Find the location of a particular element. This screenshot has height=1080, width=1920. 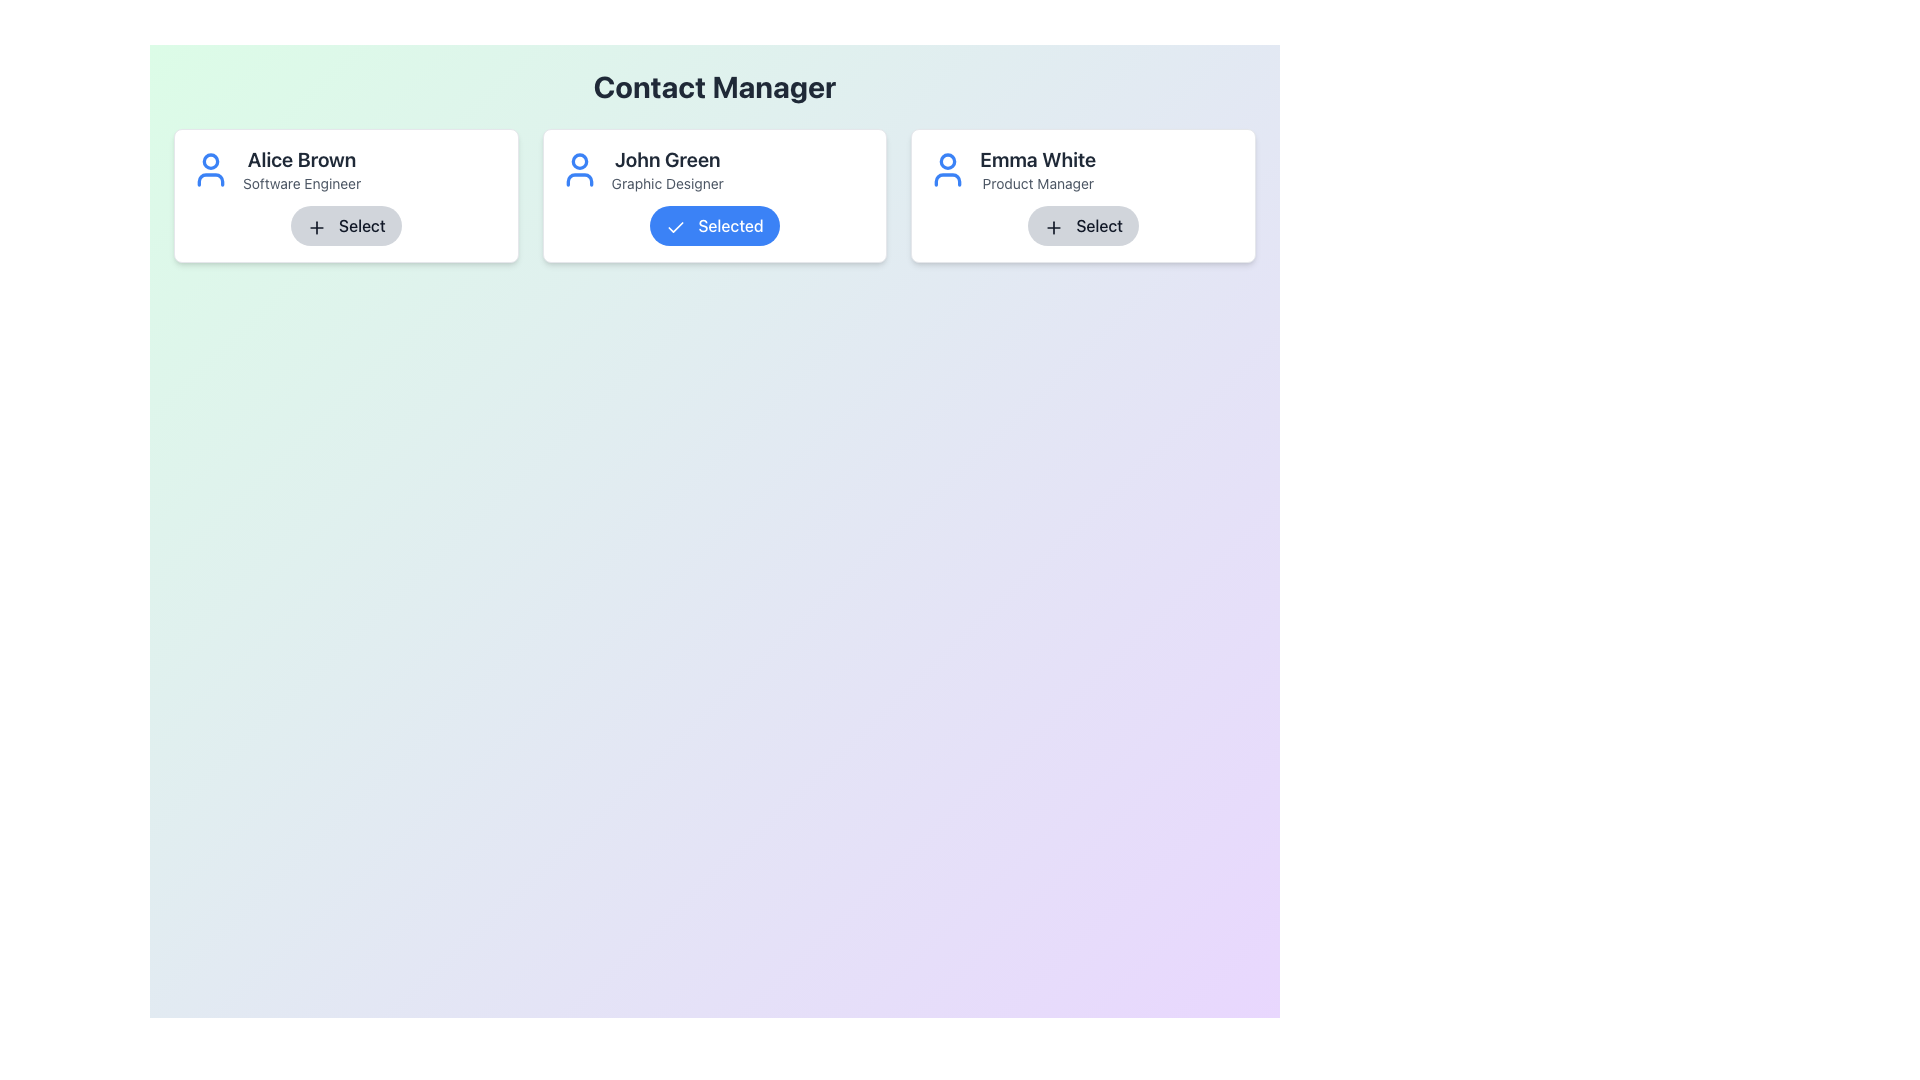

the button located at the bottom of the card displaying 'Alice Brown' and 'Software Engineer' is located at coordinates (346, 225).